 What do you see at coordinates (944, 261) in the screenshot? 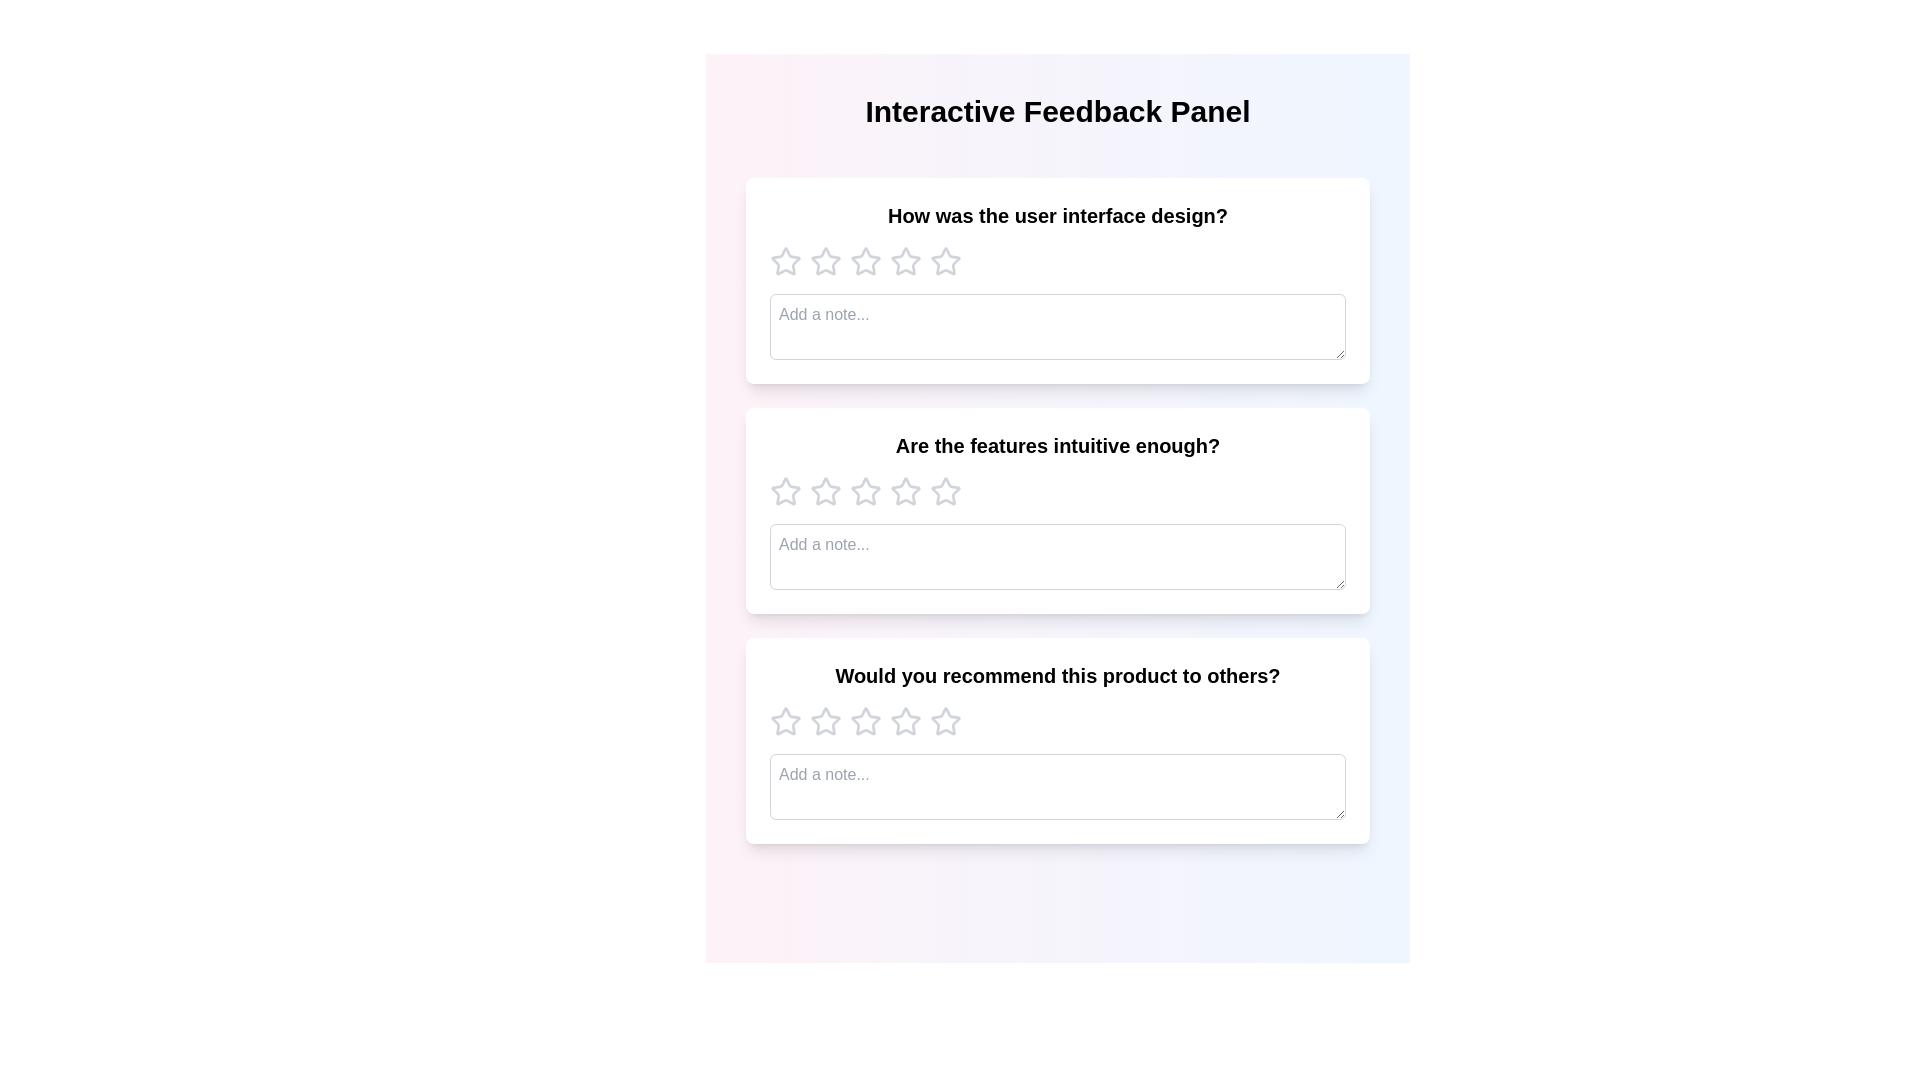
I see `the rating for a feedback prompt to 5 stars` at bounding box center [944, 261].